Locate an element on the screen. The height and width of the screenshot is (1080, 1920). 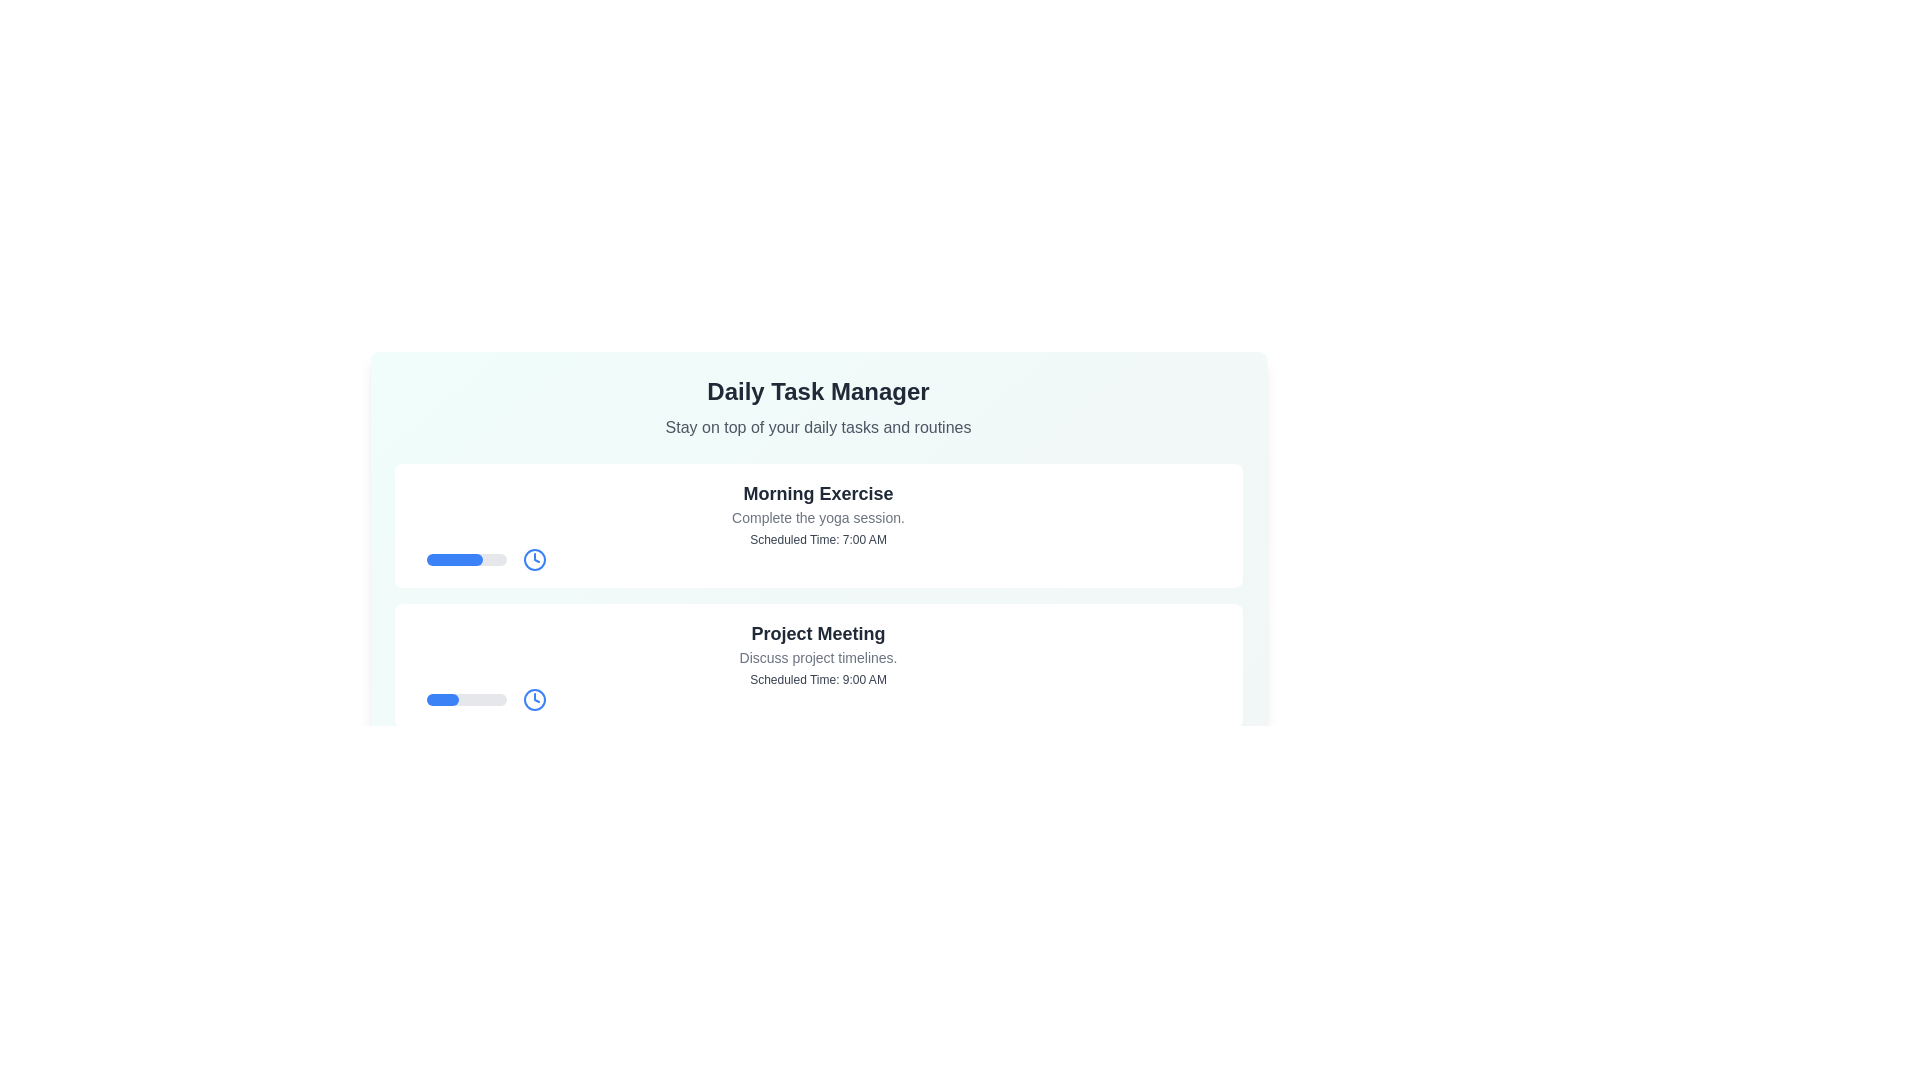
the filled portion of the Progress bar located below the 'Project Meeting' section to indicate progress status is located at coordinates (441, 698).